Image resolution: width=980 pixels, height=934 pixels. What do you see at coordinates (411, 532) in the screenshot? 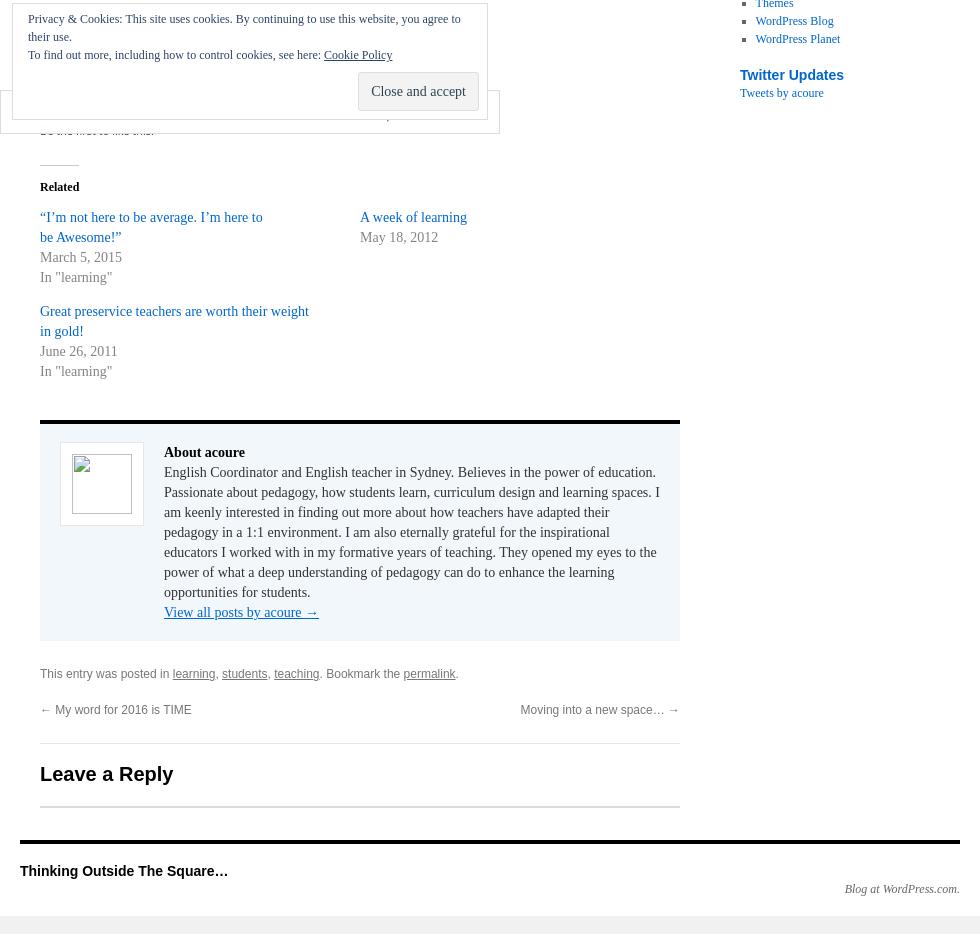
I see `'English Coordinator and English teacher in Sydney. Believes in the power of education. Passionate about pedagogy, how students learn, curriculum design and  learning spaces. I am keenly interested in finding out more about how teachers have adapted their pedagogy in a 1:1 environment. I am also eternally grateful for the inspirational educators I worked with in my formative years of teaching. They opened my eyes to the power of what a deep understanding of pedagogy can do to enhance the learning opportunities for students.'` at bounding box center [411, 532].